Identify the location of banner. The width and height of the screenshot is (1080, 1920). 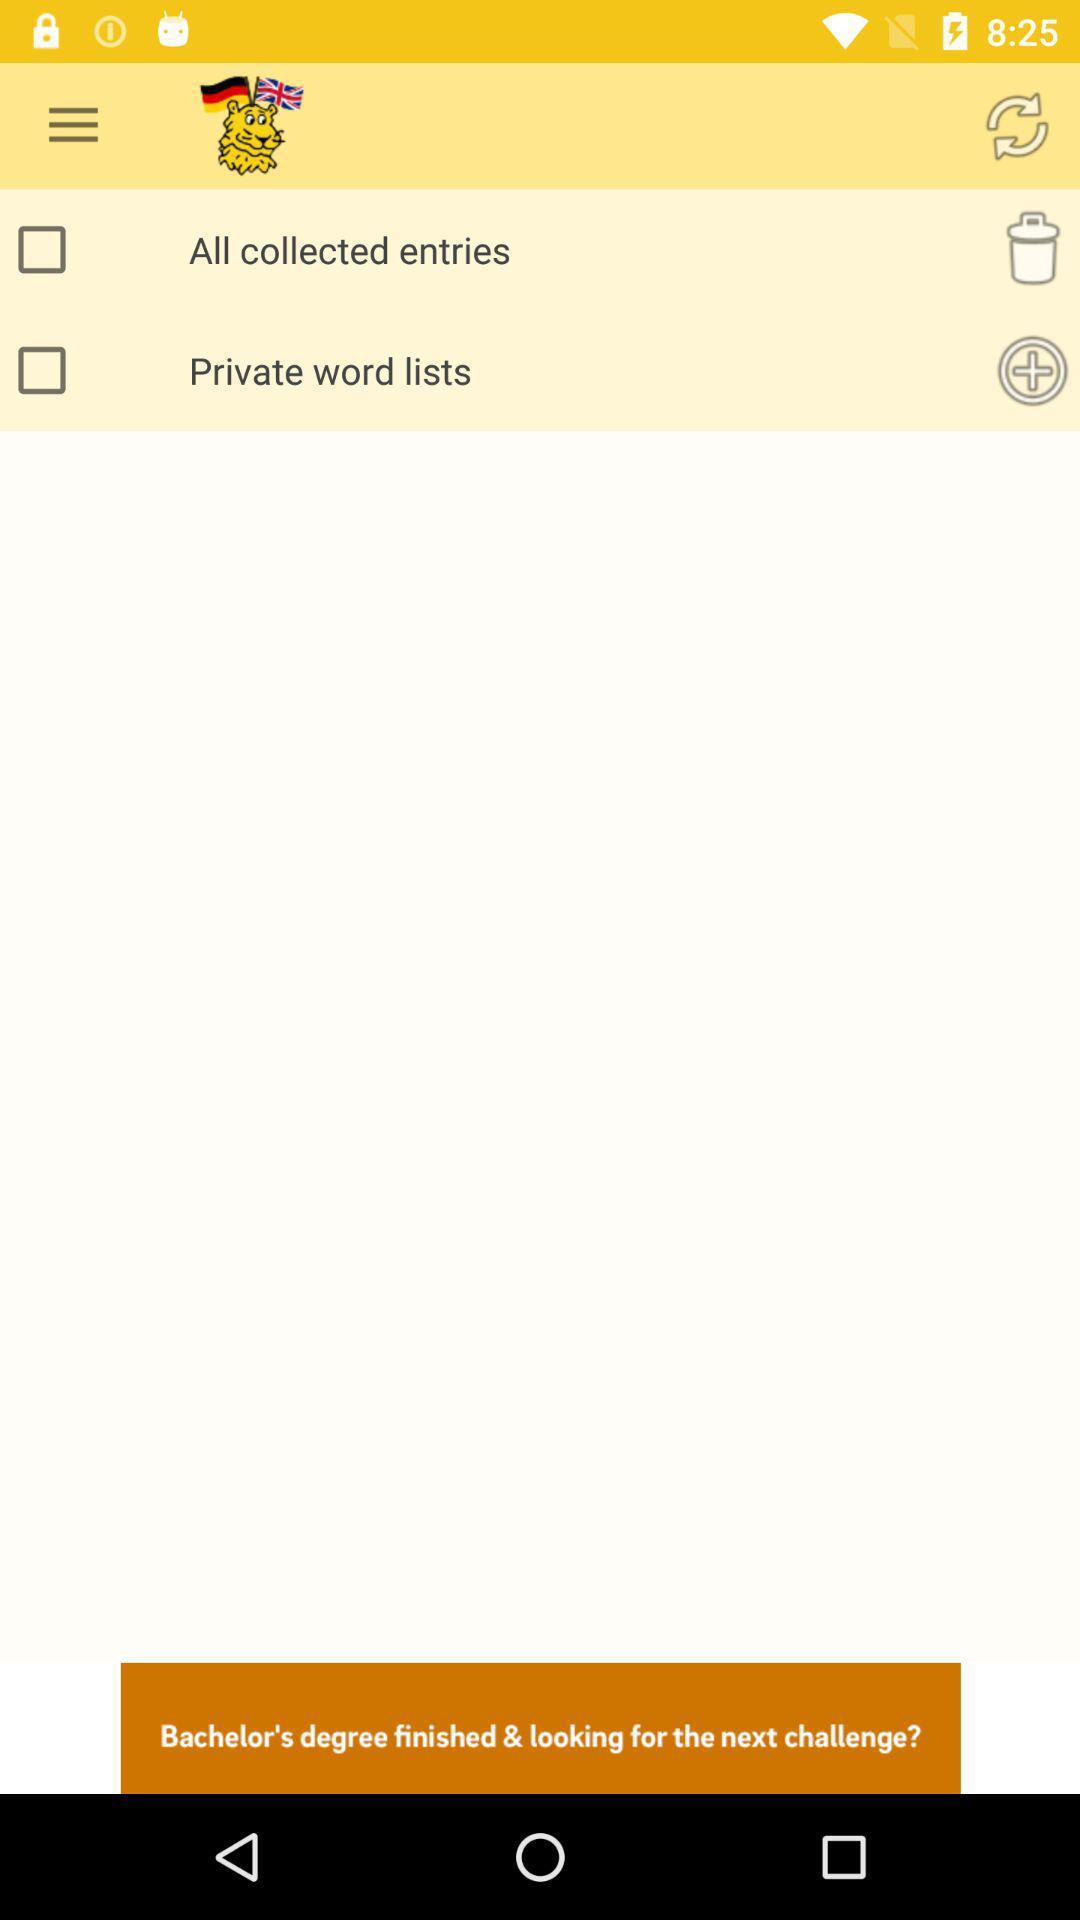
(540, 1727).